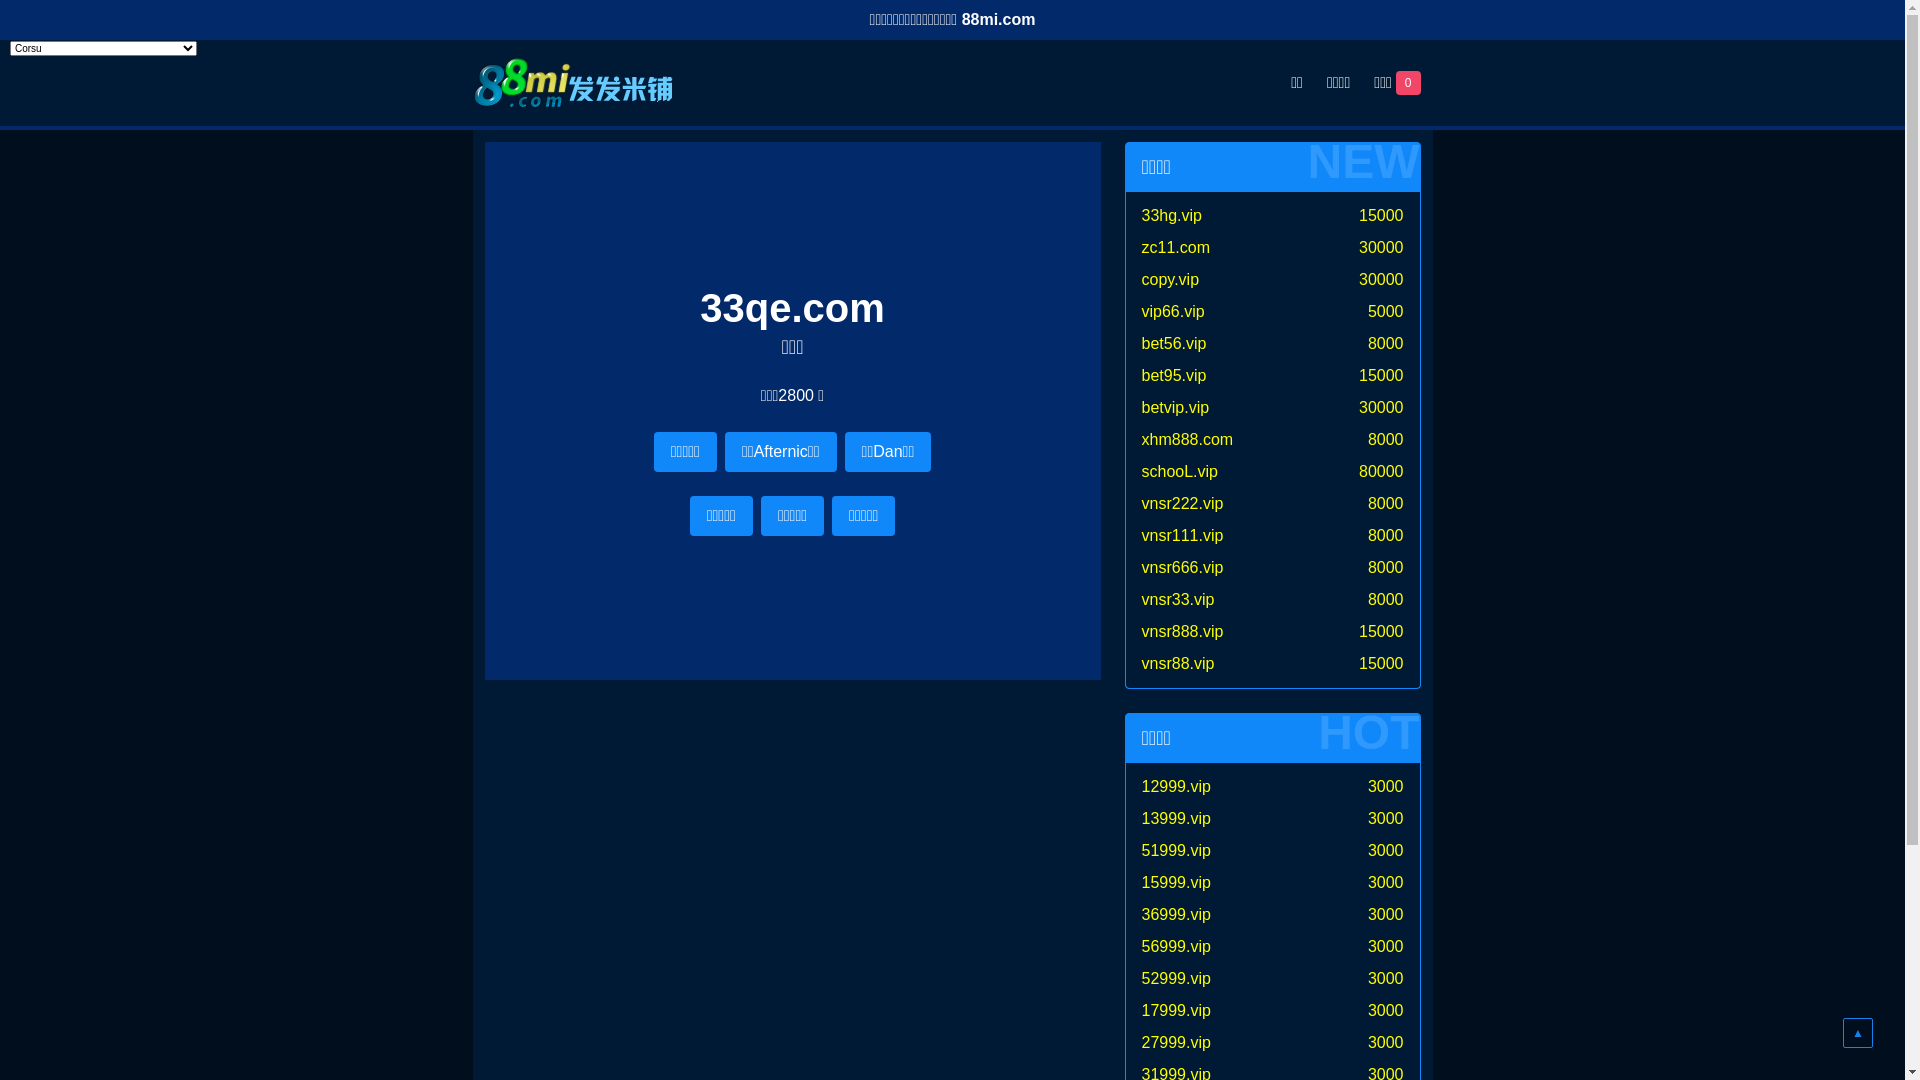 This screenshot has height=1080, width=1920. Describe the element at coordinates (1182, 567) in the screenshot. I see `'vnsr666.vip'` at that location.